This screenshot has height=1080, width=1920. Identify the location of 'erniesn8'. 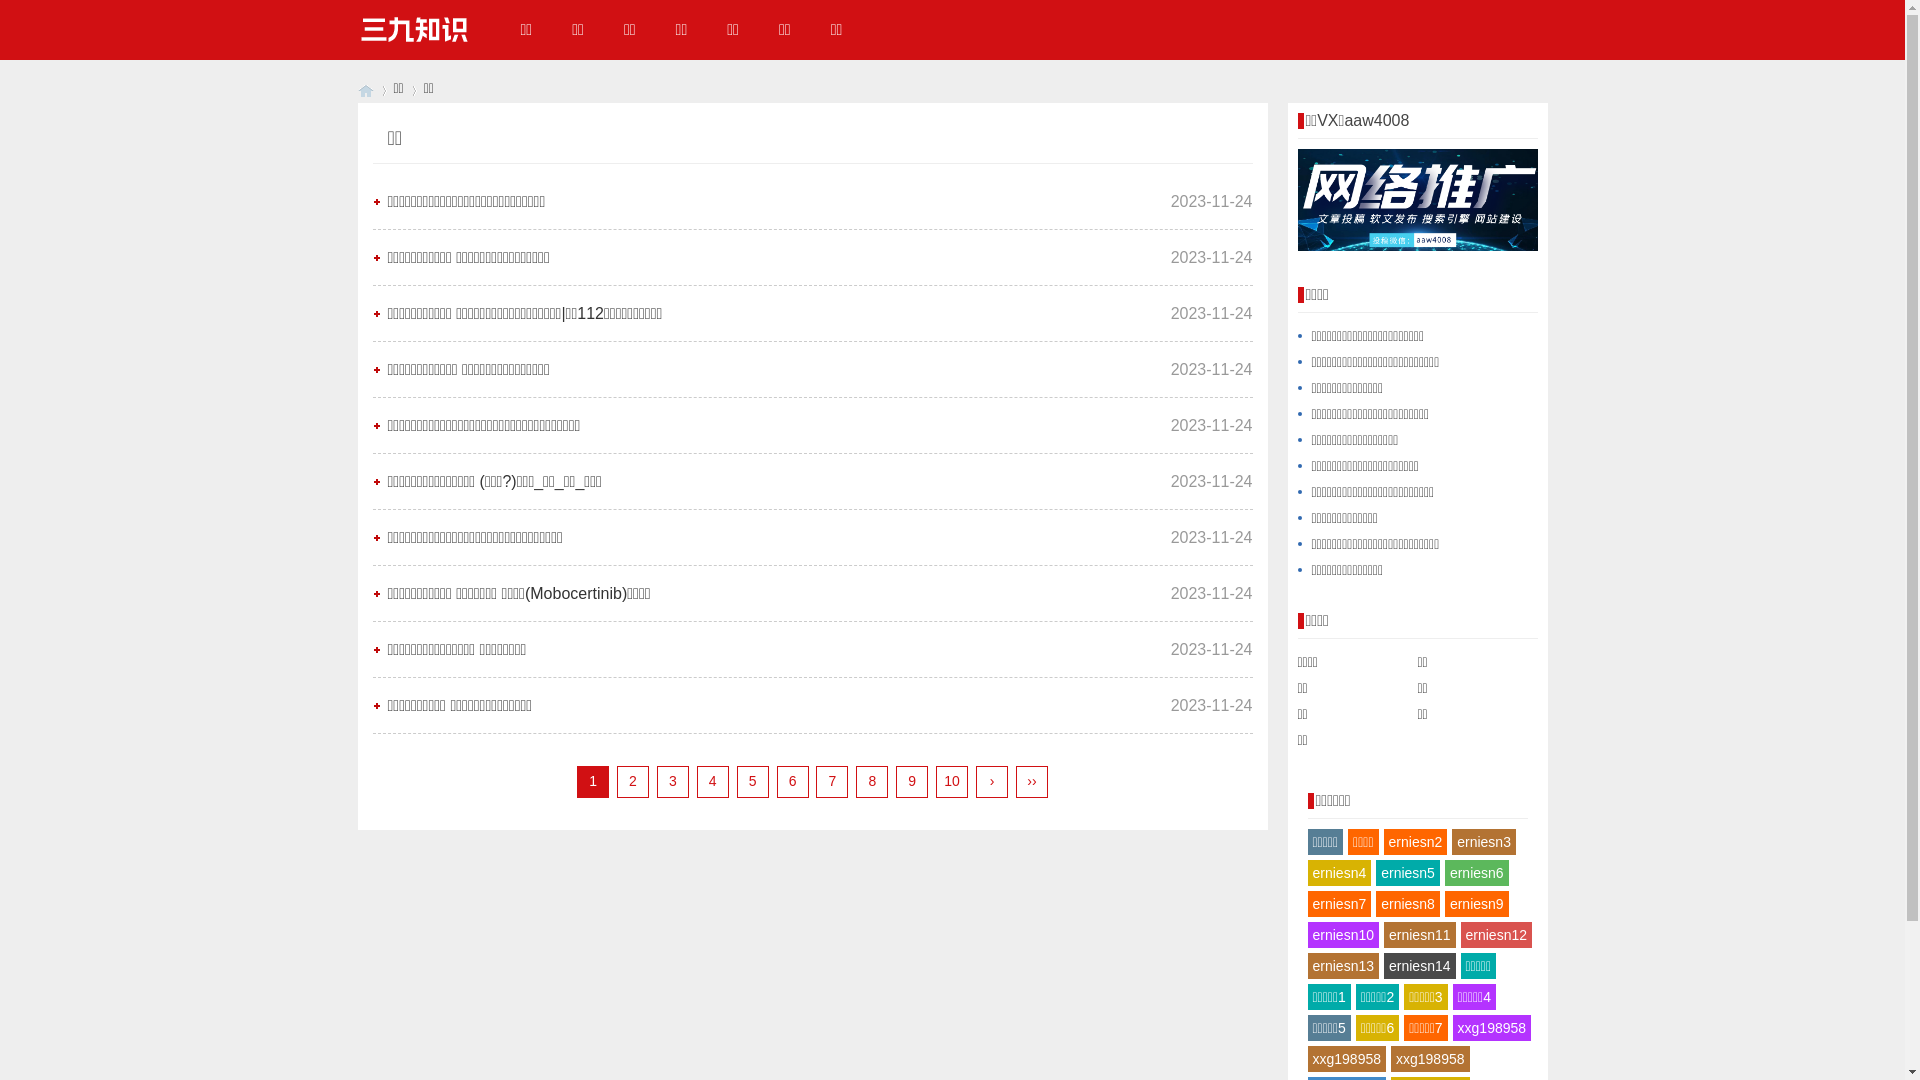
(1406, 903).